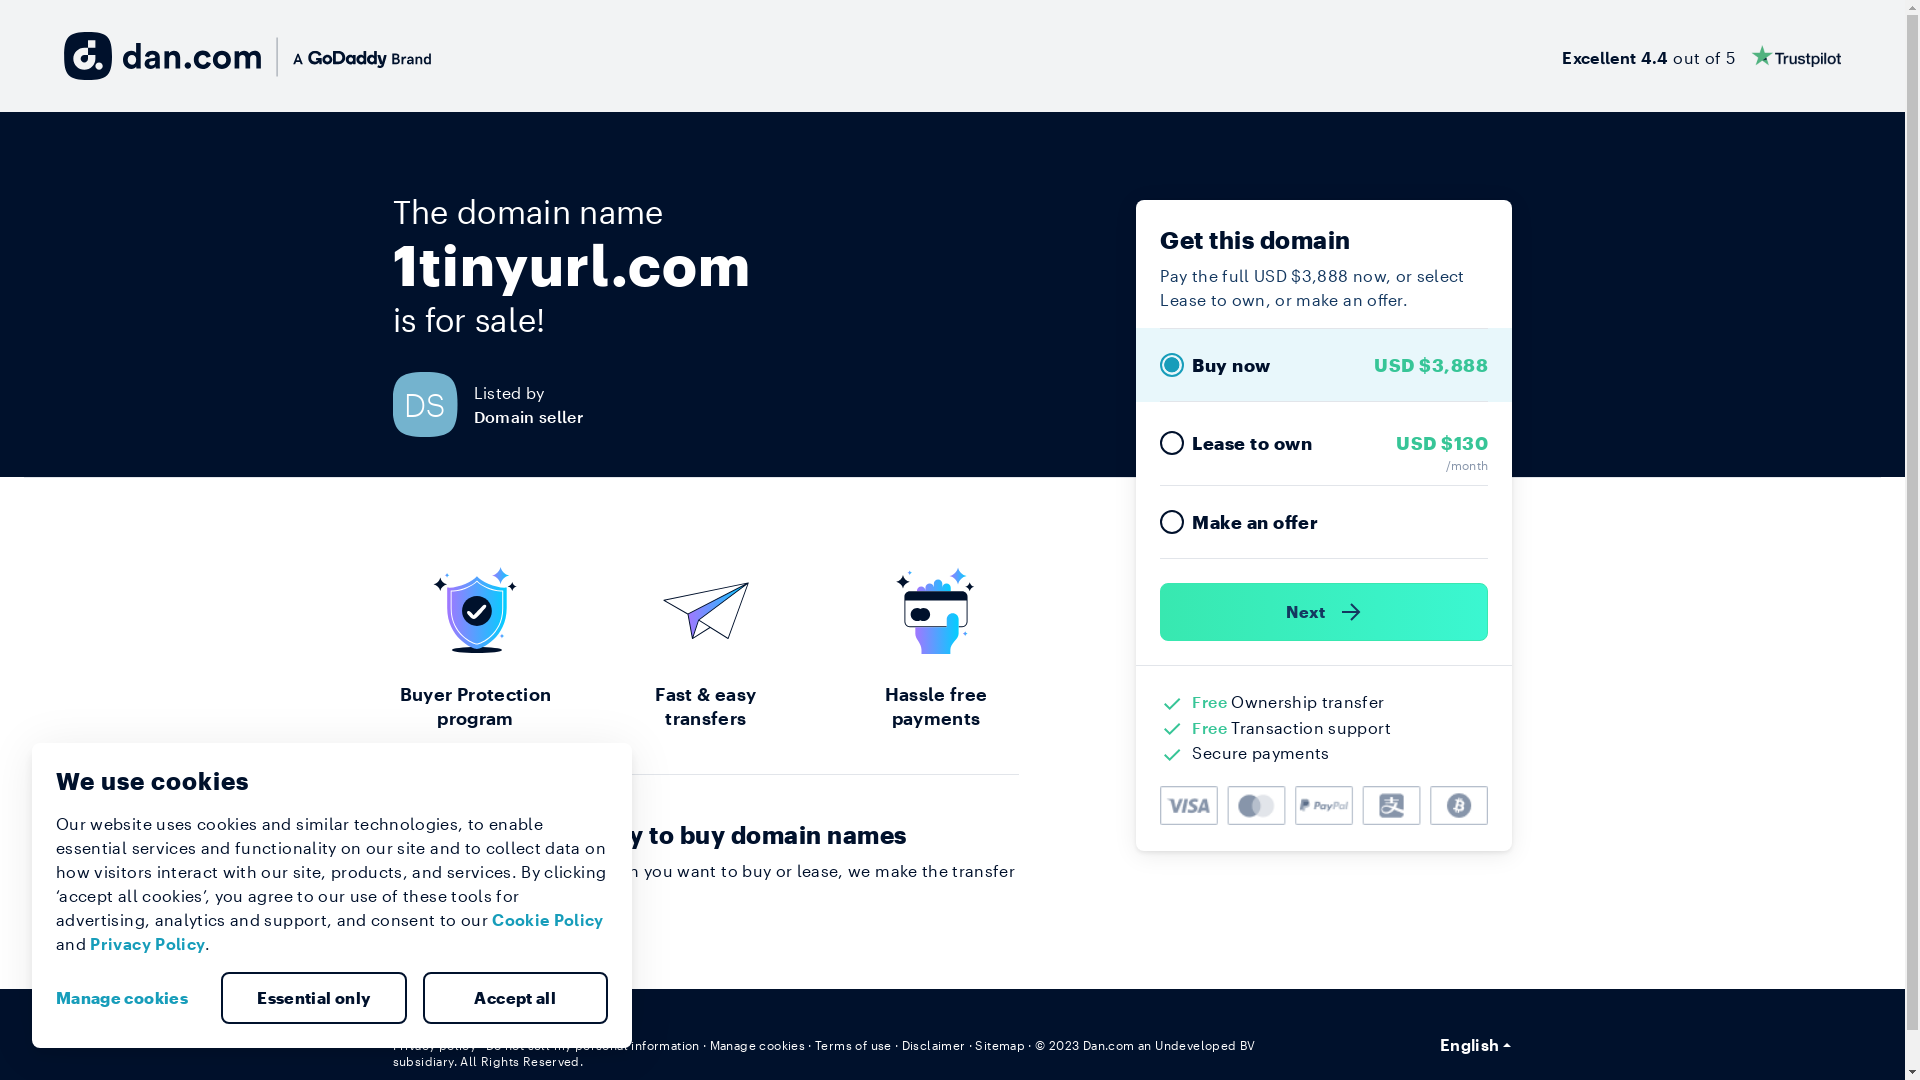 The height and width of the screenshot is (1080, 1920). What do you see at coordinates (491, 919) in the screenshot?
I see `'Cookie Policy'` at bounding box center [491, 919].